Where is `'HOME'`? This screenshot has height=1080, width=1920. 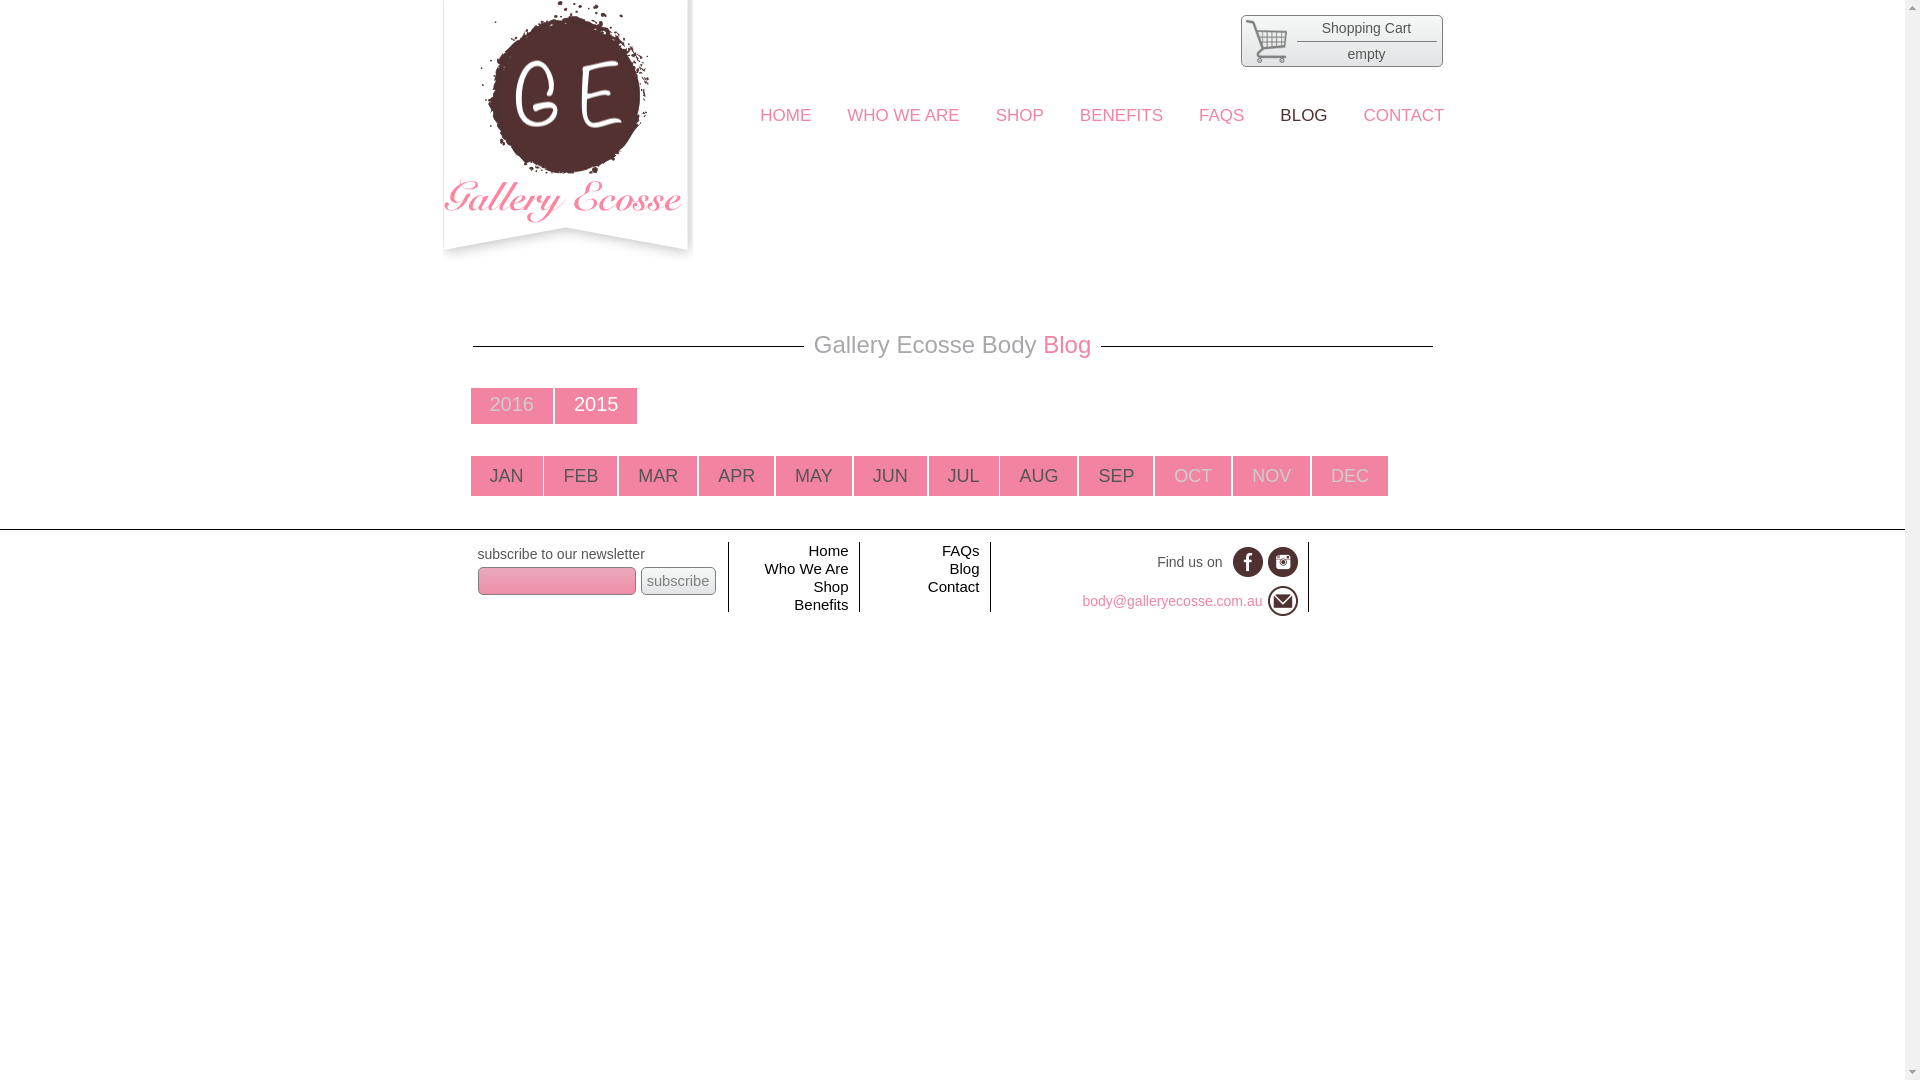 'HOME' is located at coordinates (758, 115).